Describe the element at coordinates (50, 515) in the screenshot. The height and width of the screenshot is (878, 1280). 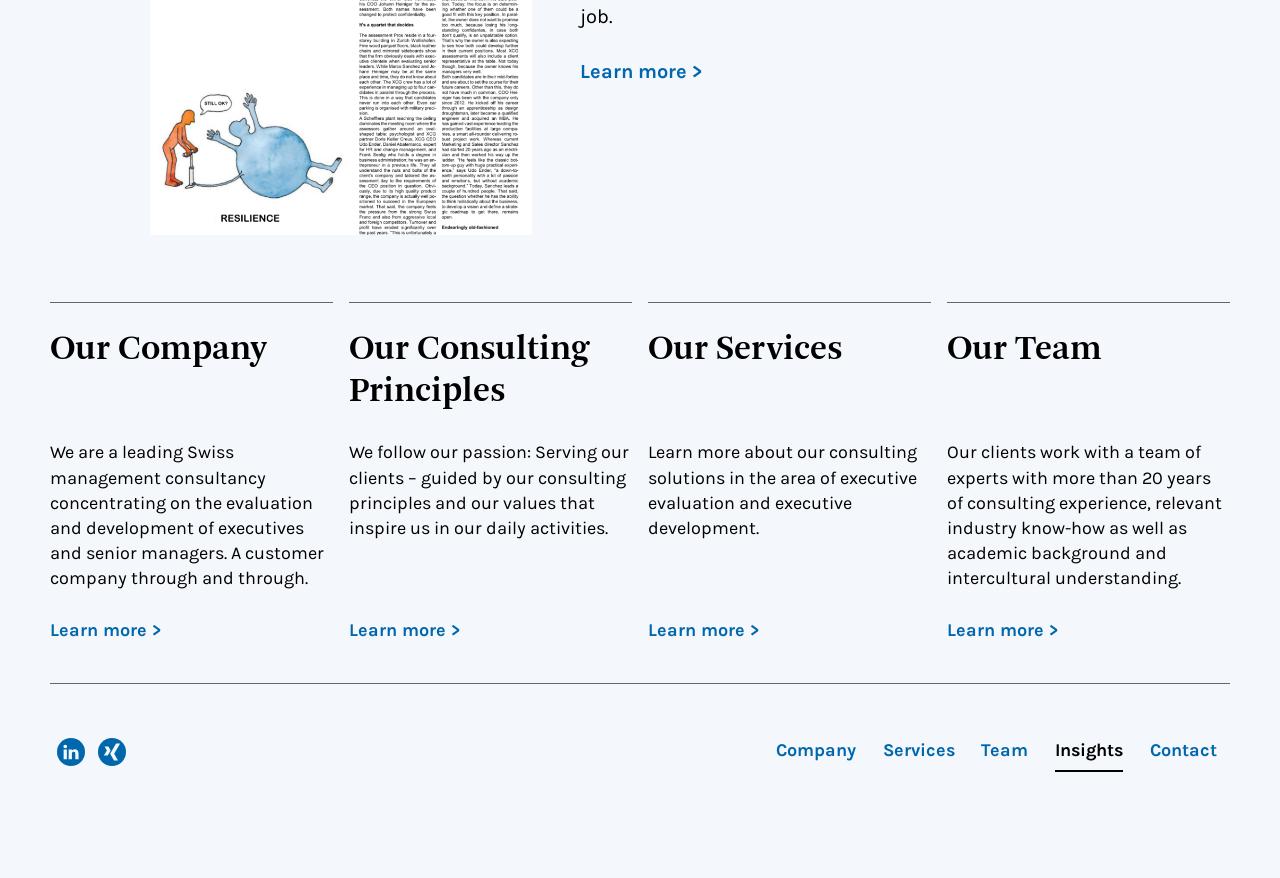
I see `'We are a leading Swiss management consultancy concentrating on the evaluation and development of executives and senior managers. A customer company through and through.'` at that location.